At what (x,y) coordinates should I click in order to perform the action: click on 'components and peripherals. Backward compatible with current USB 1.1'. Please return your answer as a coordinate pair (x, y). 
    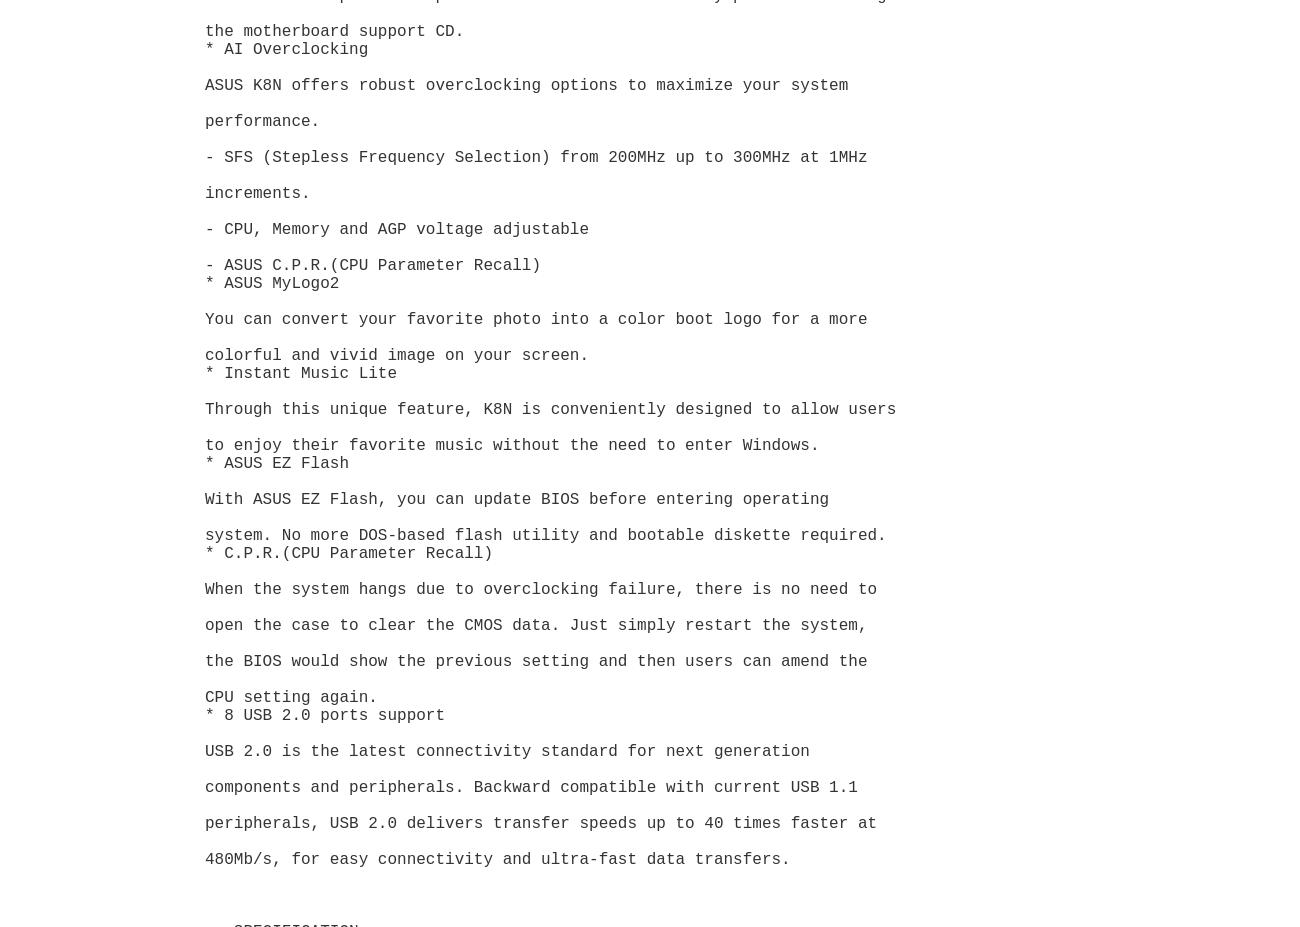
    Looking at the image, I should click on (535, 788).